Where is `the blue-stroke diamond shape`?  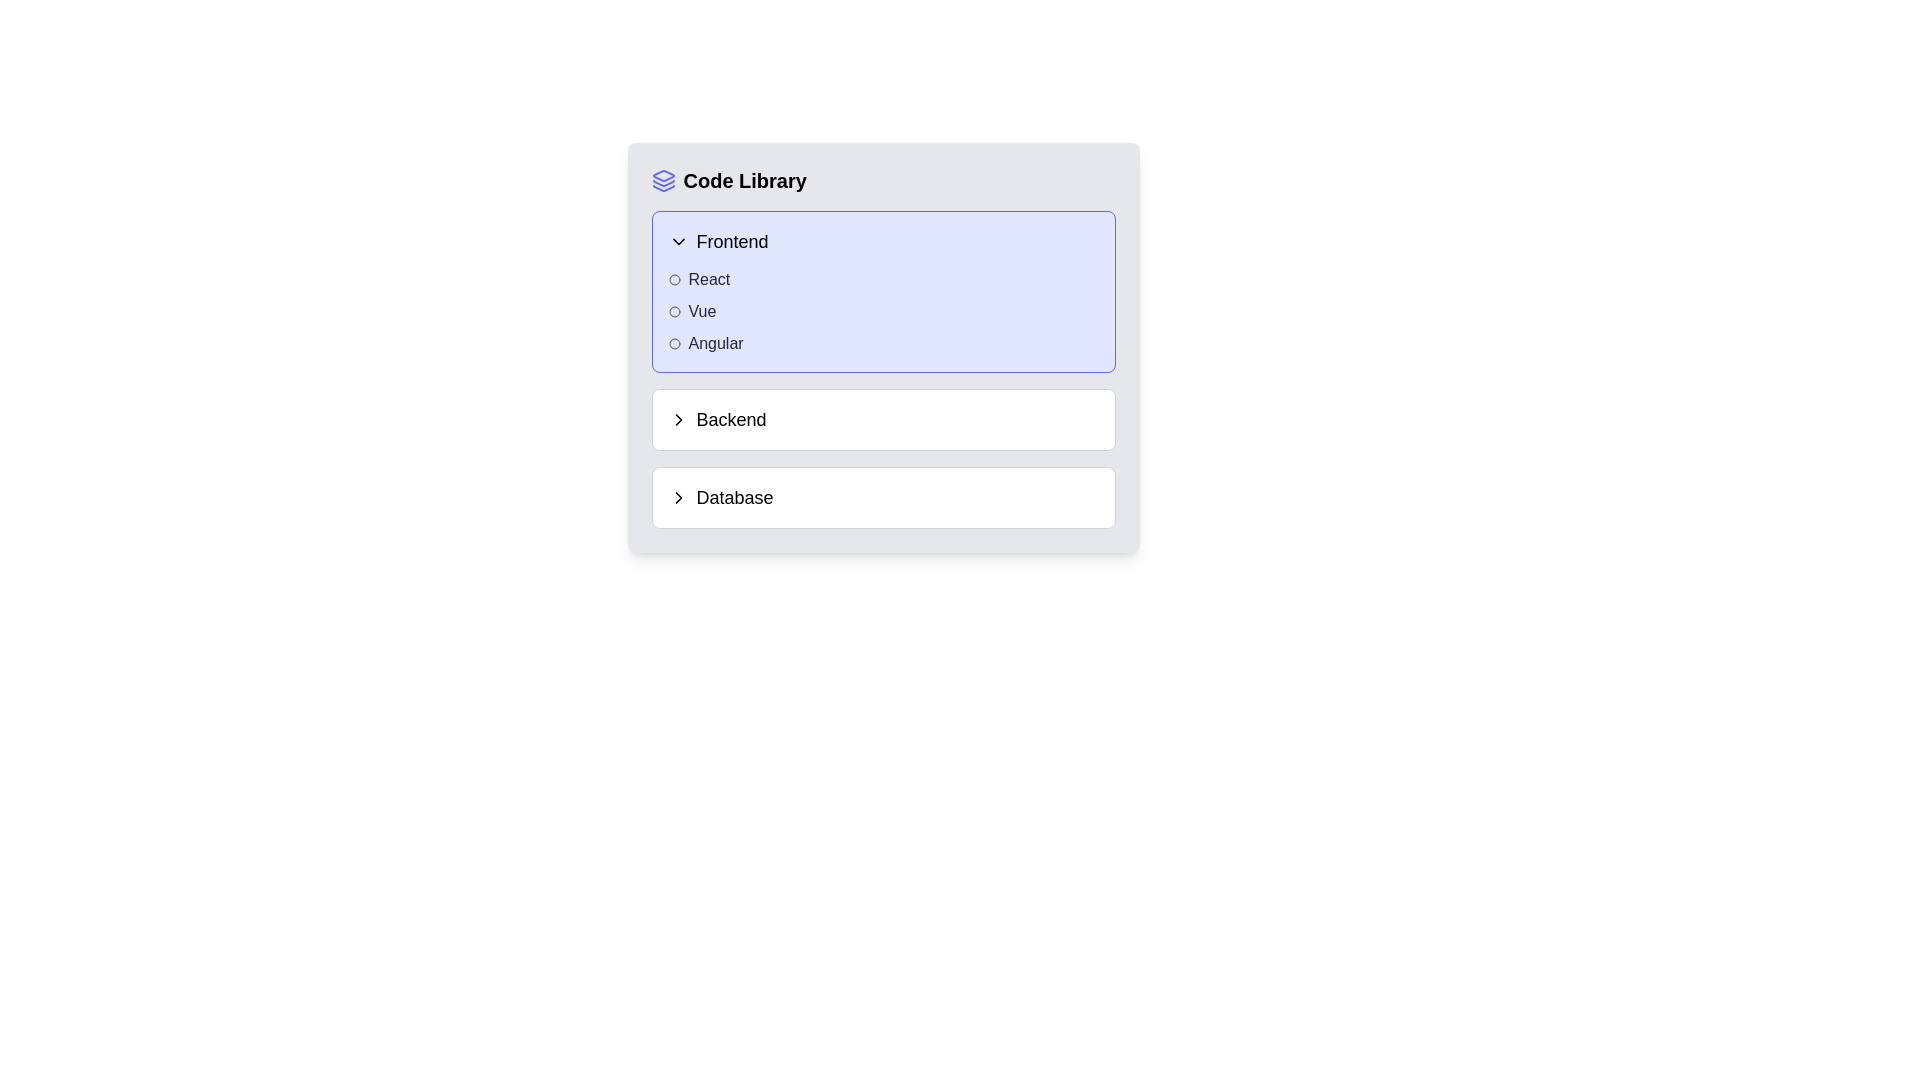
the blue-stroke diamond shape is located at coordinates (663, 175).